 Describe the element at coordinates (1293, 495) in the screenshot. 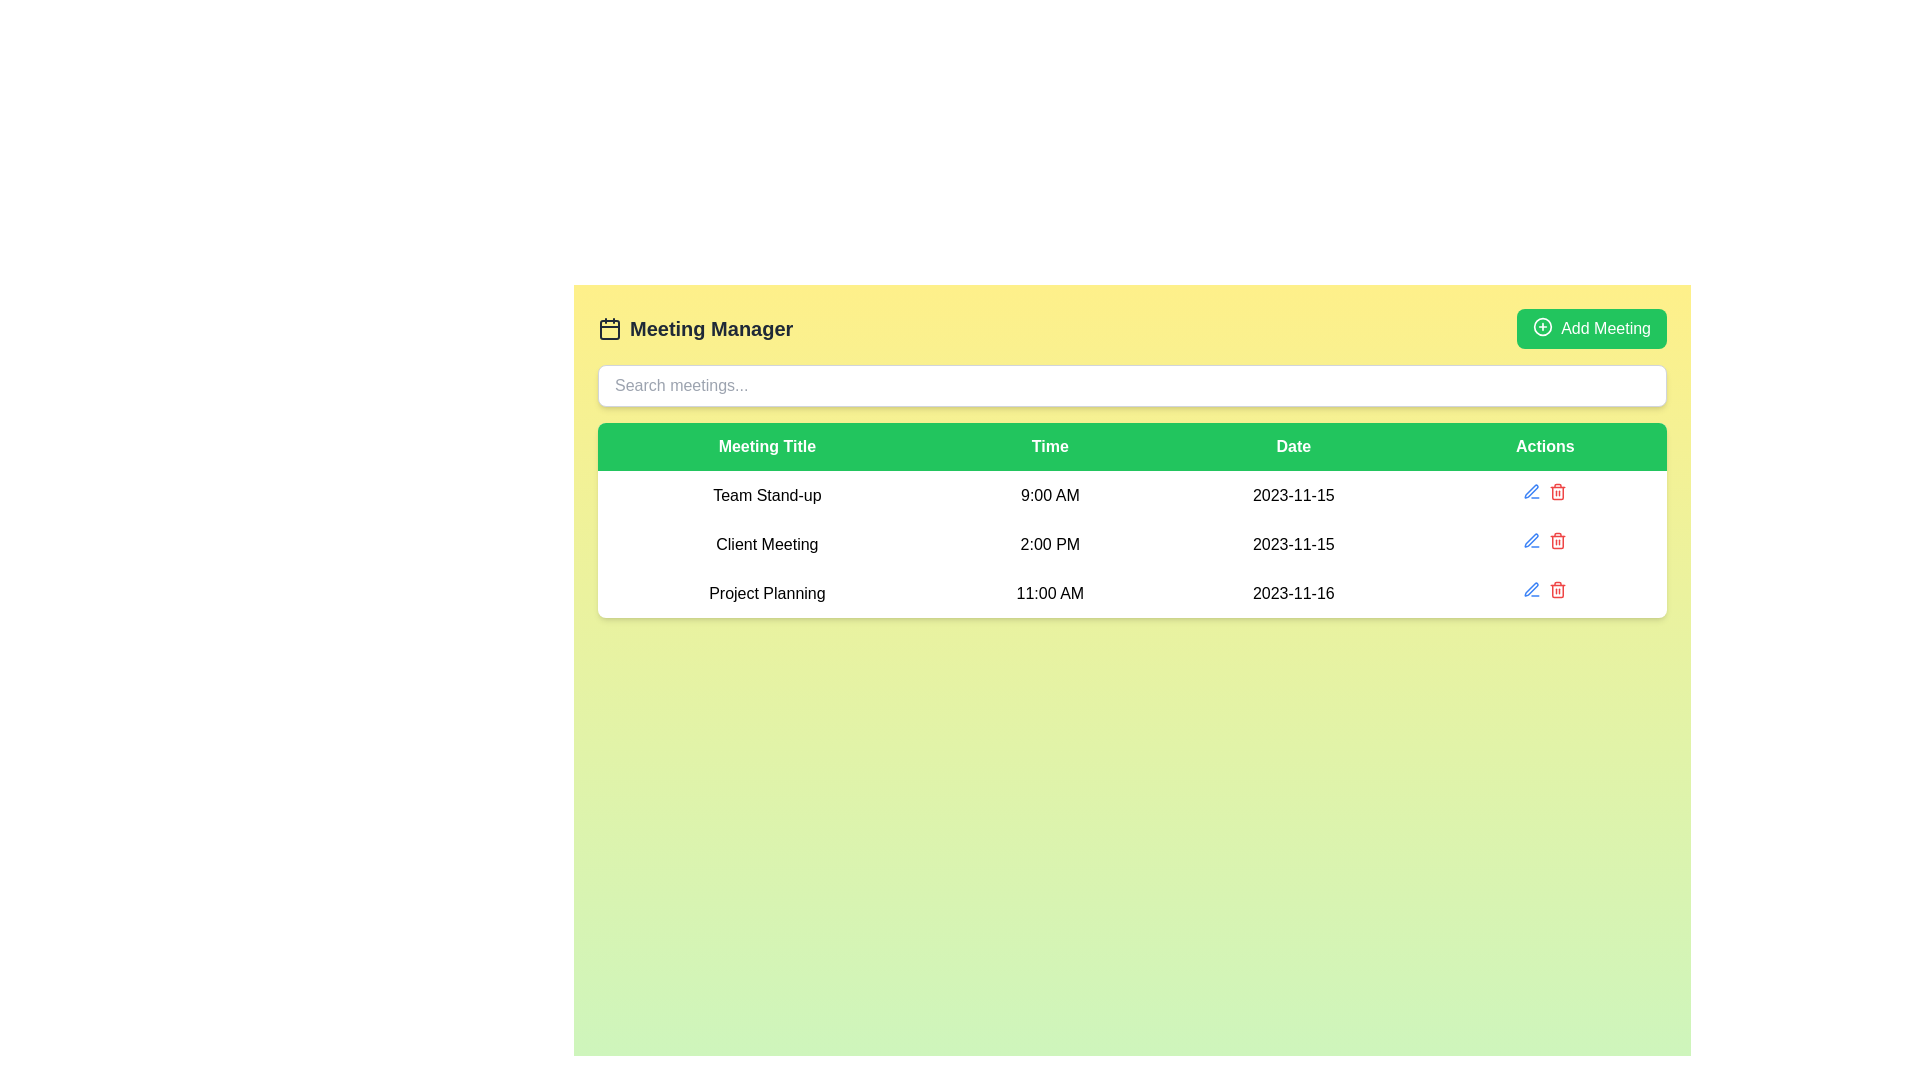

I see `the static text element displaying the scheduled date for the 'Team Stand-up' meeting, located in the third row under the 'Date' column` at that location.